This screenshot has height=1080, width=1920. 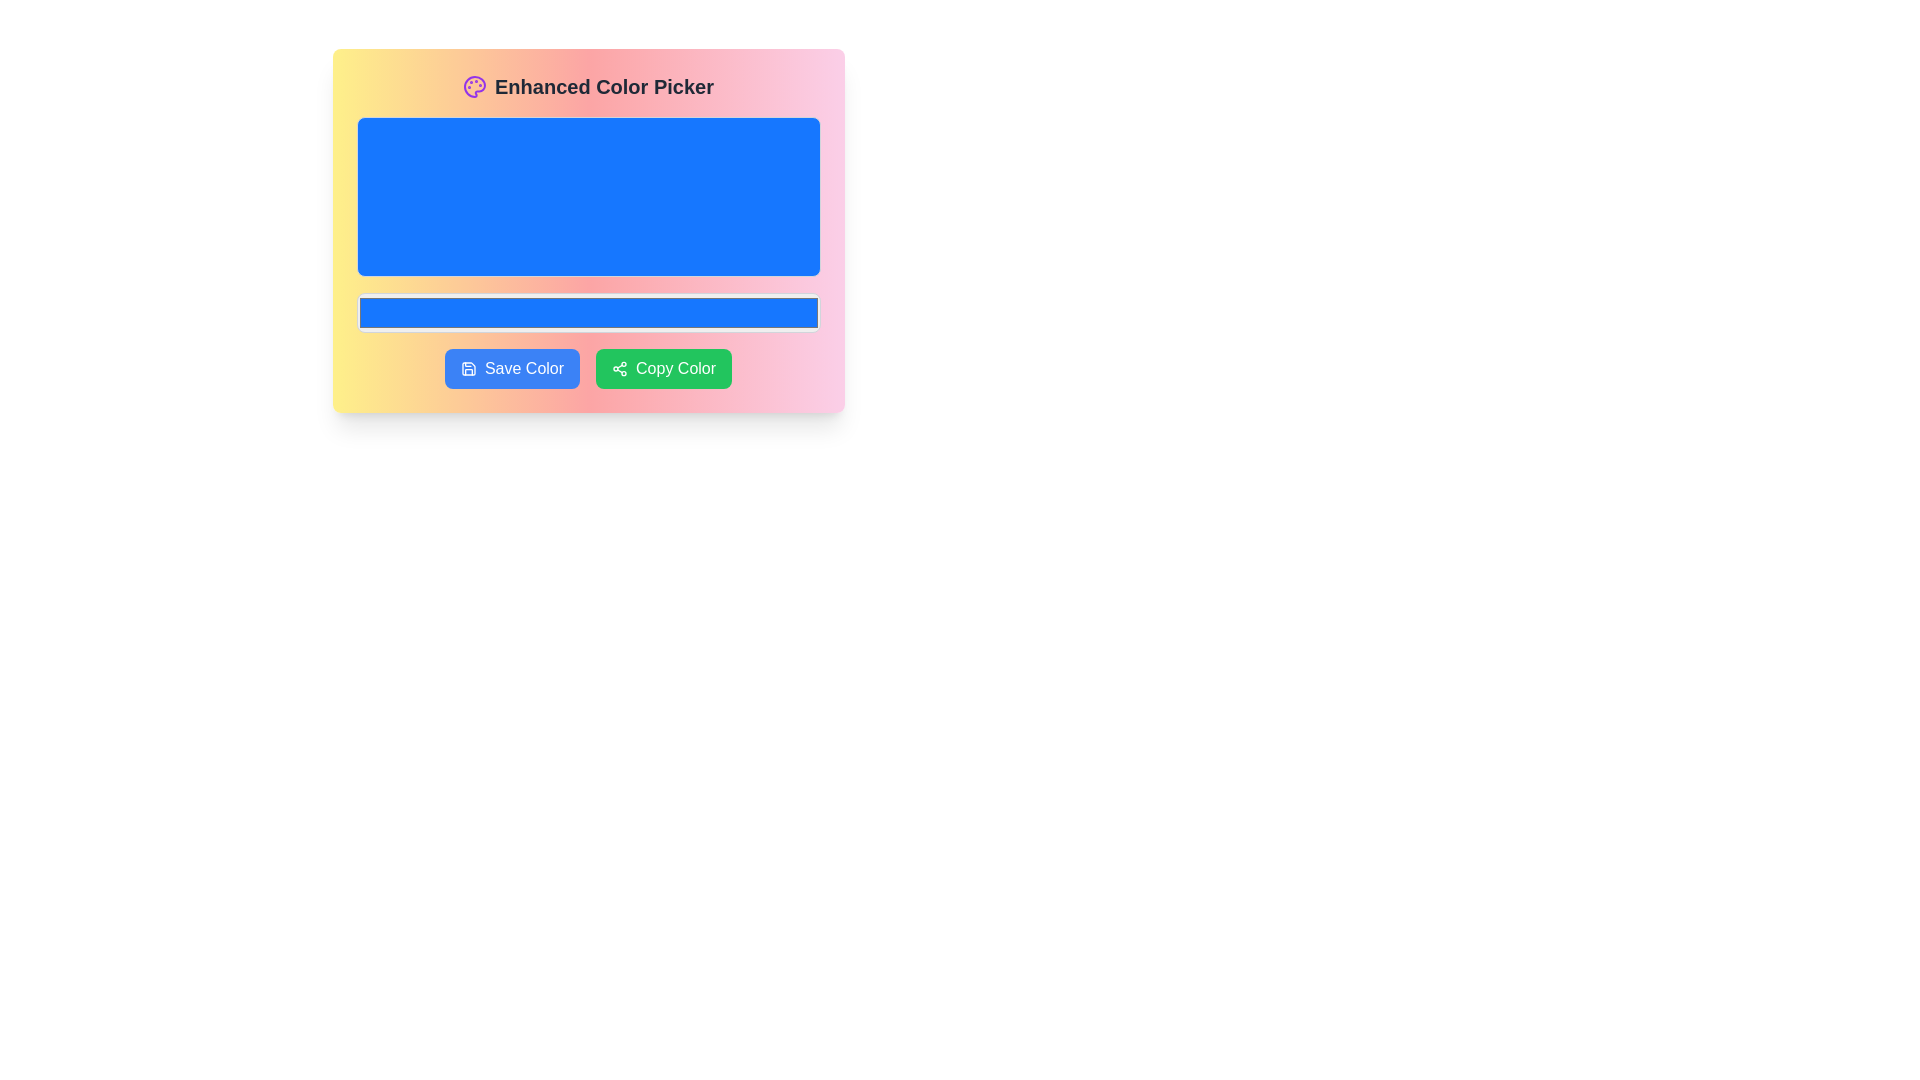 I want to click on the decorative palette icon that symbolizes the color theme of the application, positioned to the left of the title 'Enhanced Color Picker', so click(x=474, y=86).